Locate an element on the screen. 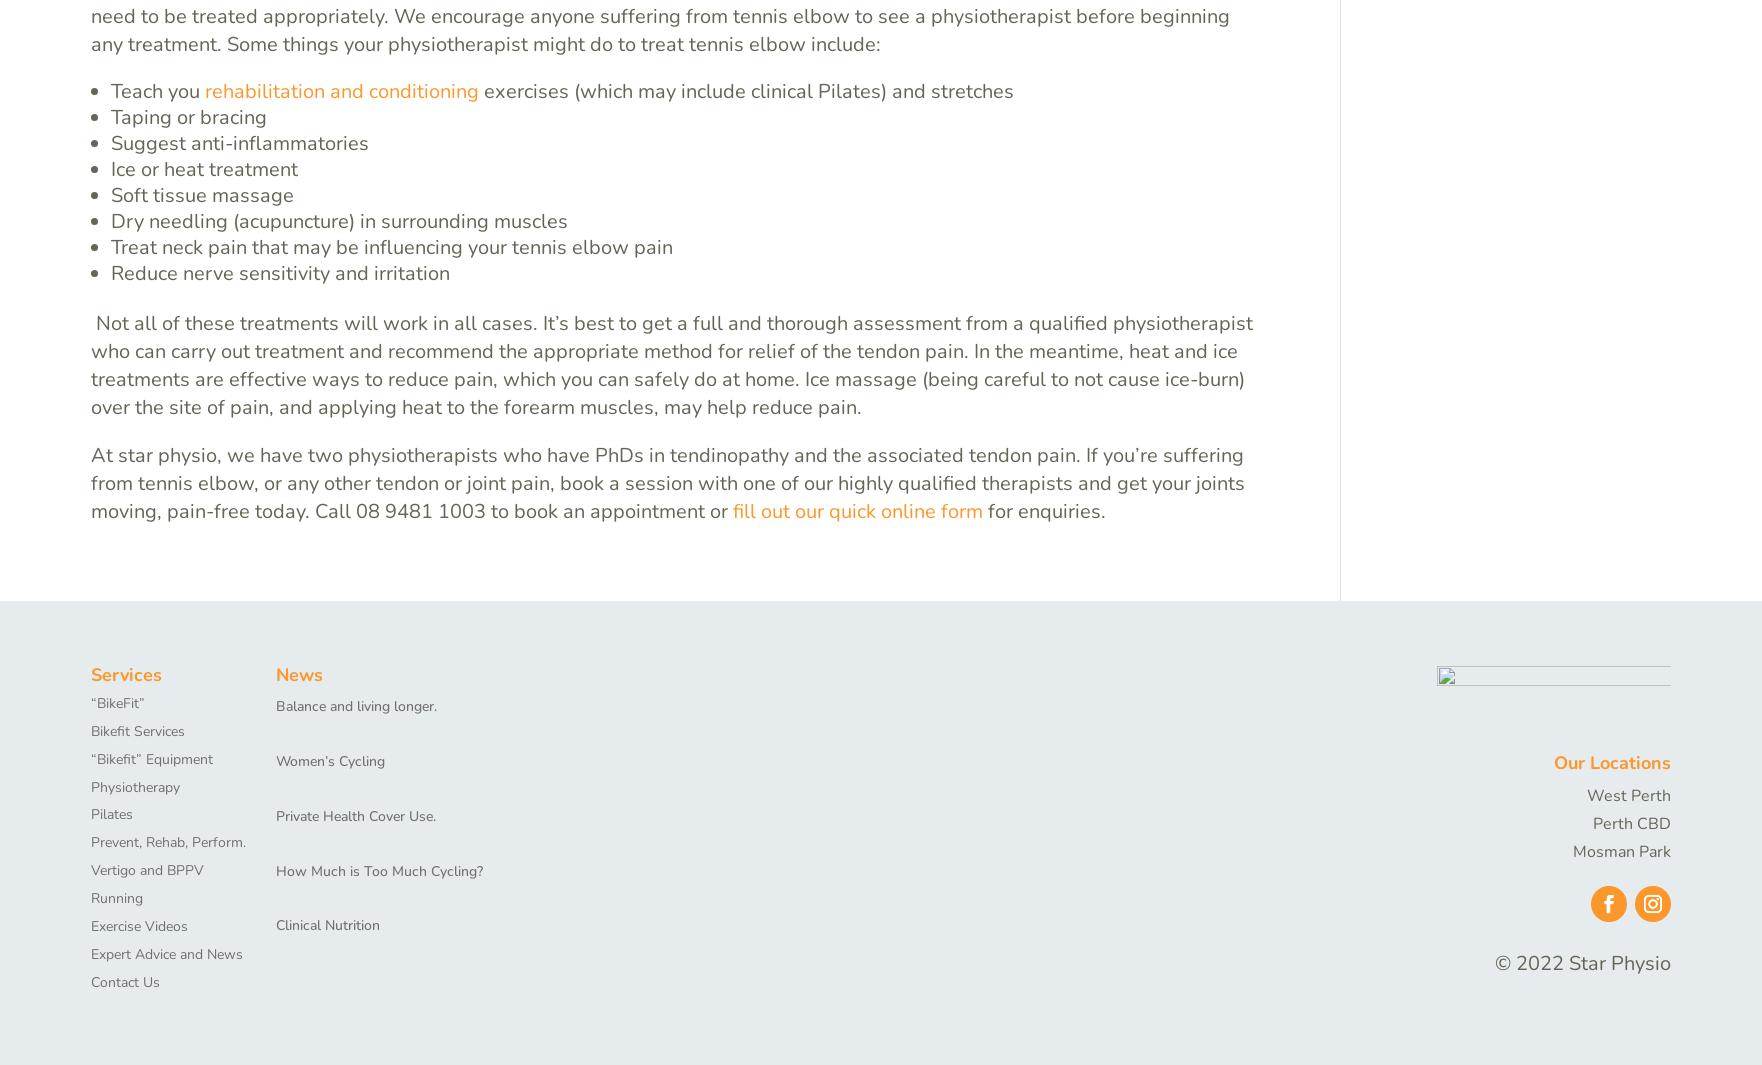  '© 2022 Star Physio' is located at coordinates (1581, 962).